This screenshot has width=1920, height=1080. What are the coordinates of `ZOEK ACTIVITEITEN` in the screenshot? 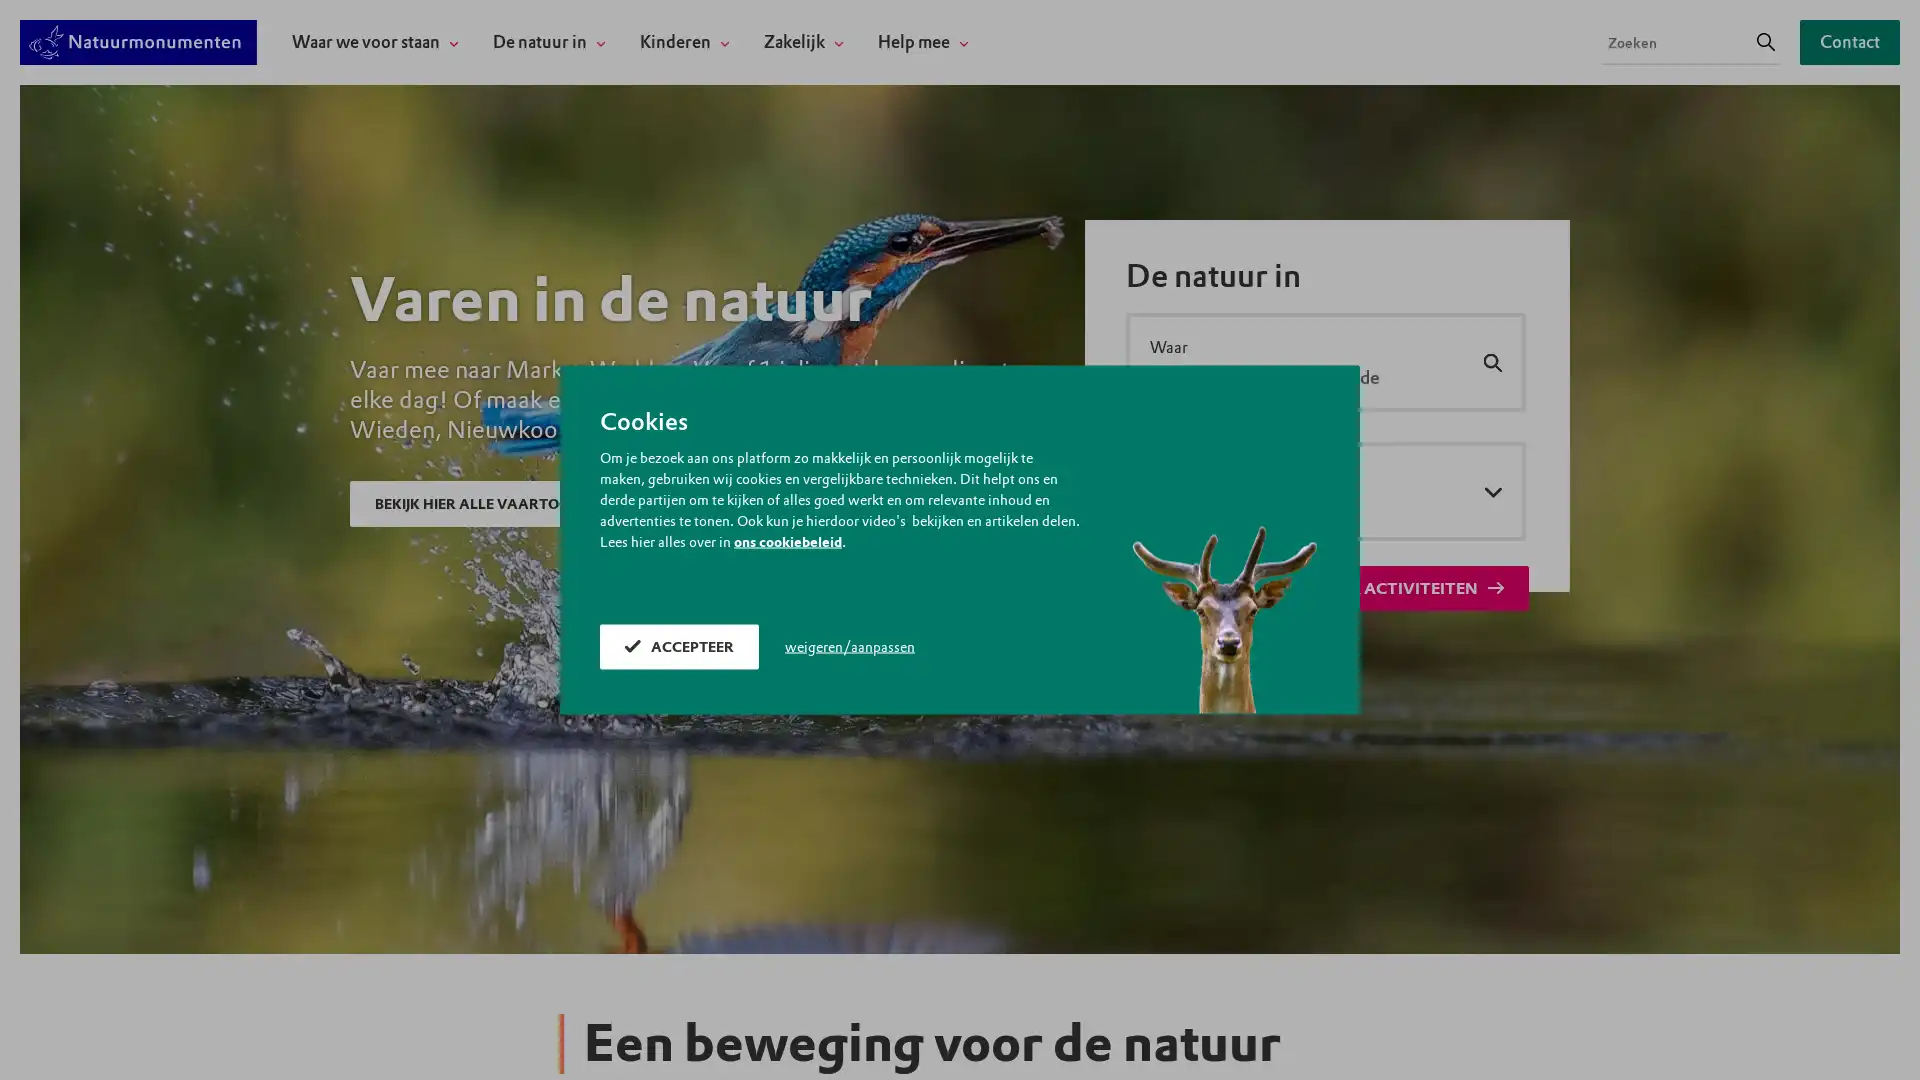 It's located at (1410, 587).